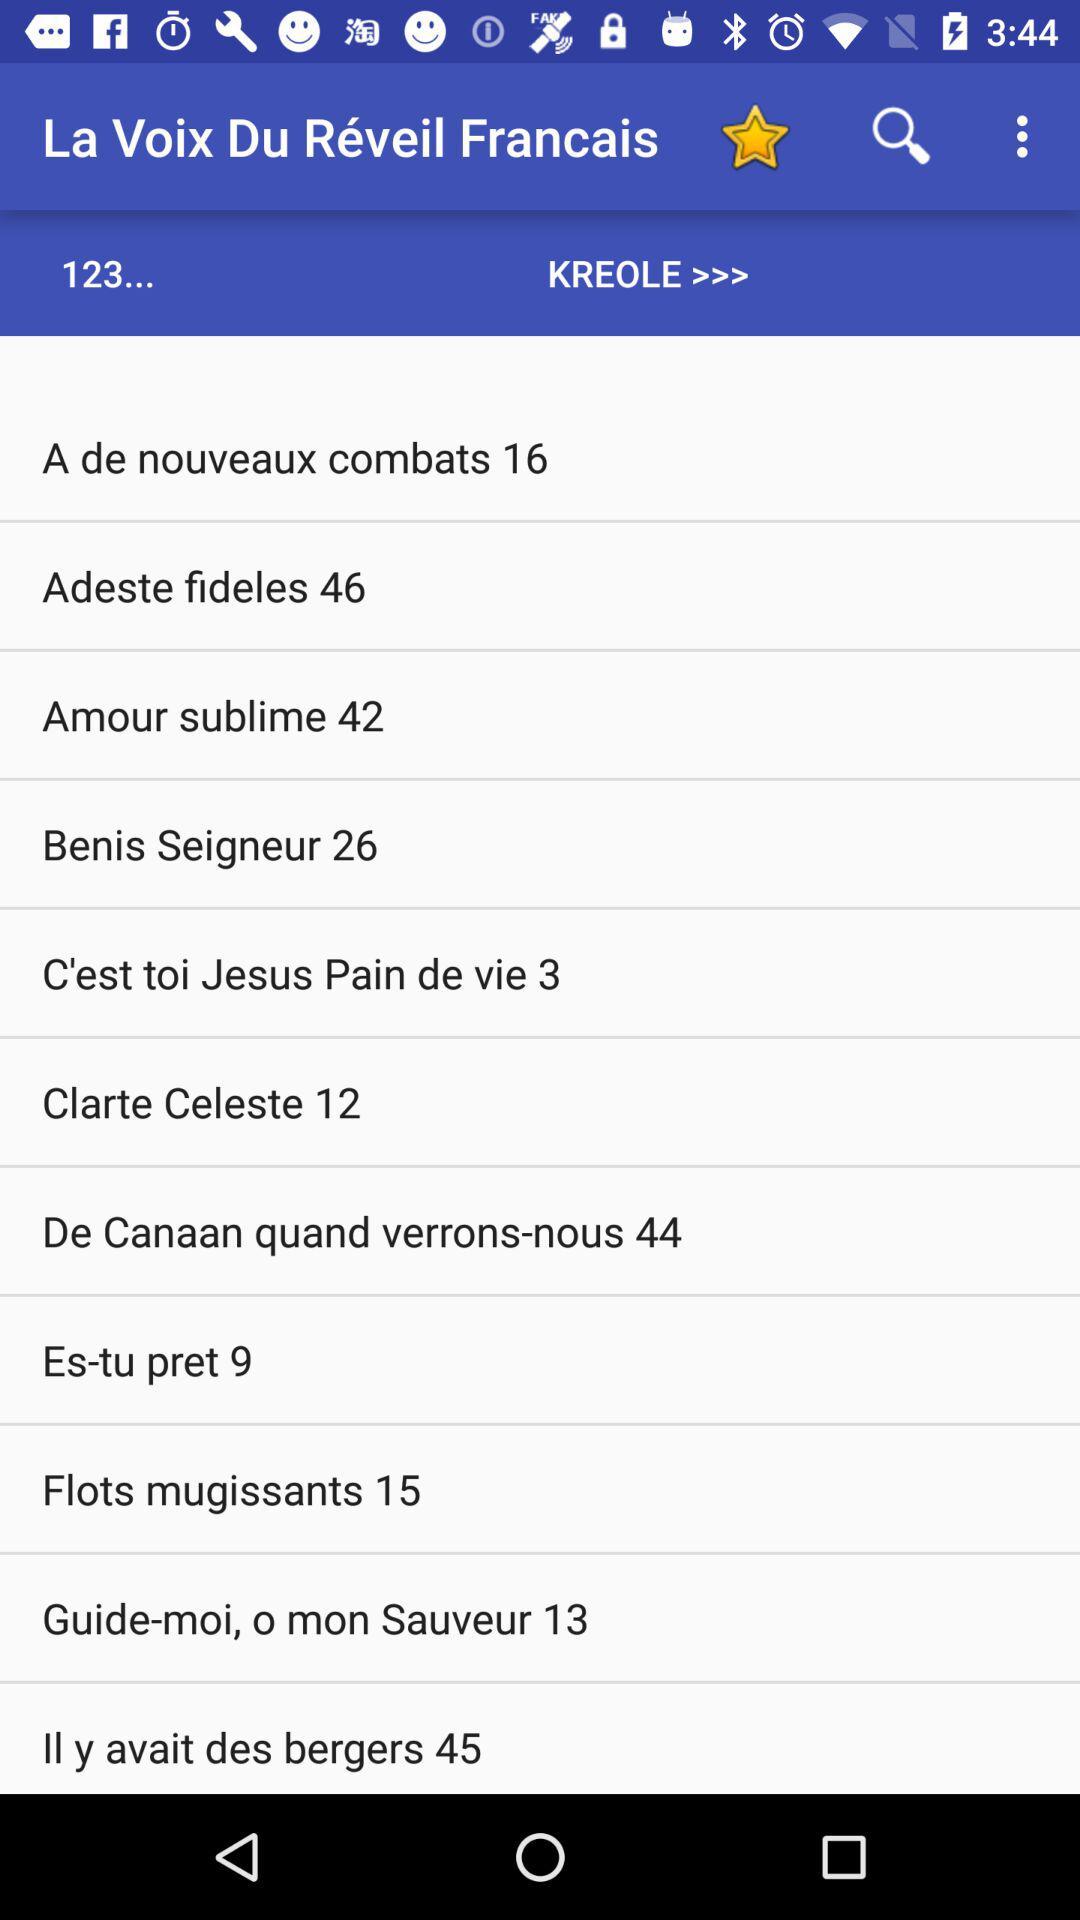 Image resolution: width=1080 pixels, height=1920 pixels. What do you see at coordinates (540, 1229) in the screenshot?
I see `the item above the es tu pret item` at bounding box center [540, 1229].